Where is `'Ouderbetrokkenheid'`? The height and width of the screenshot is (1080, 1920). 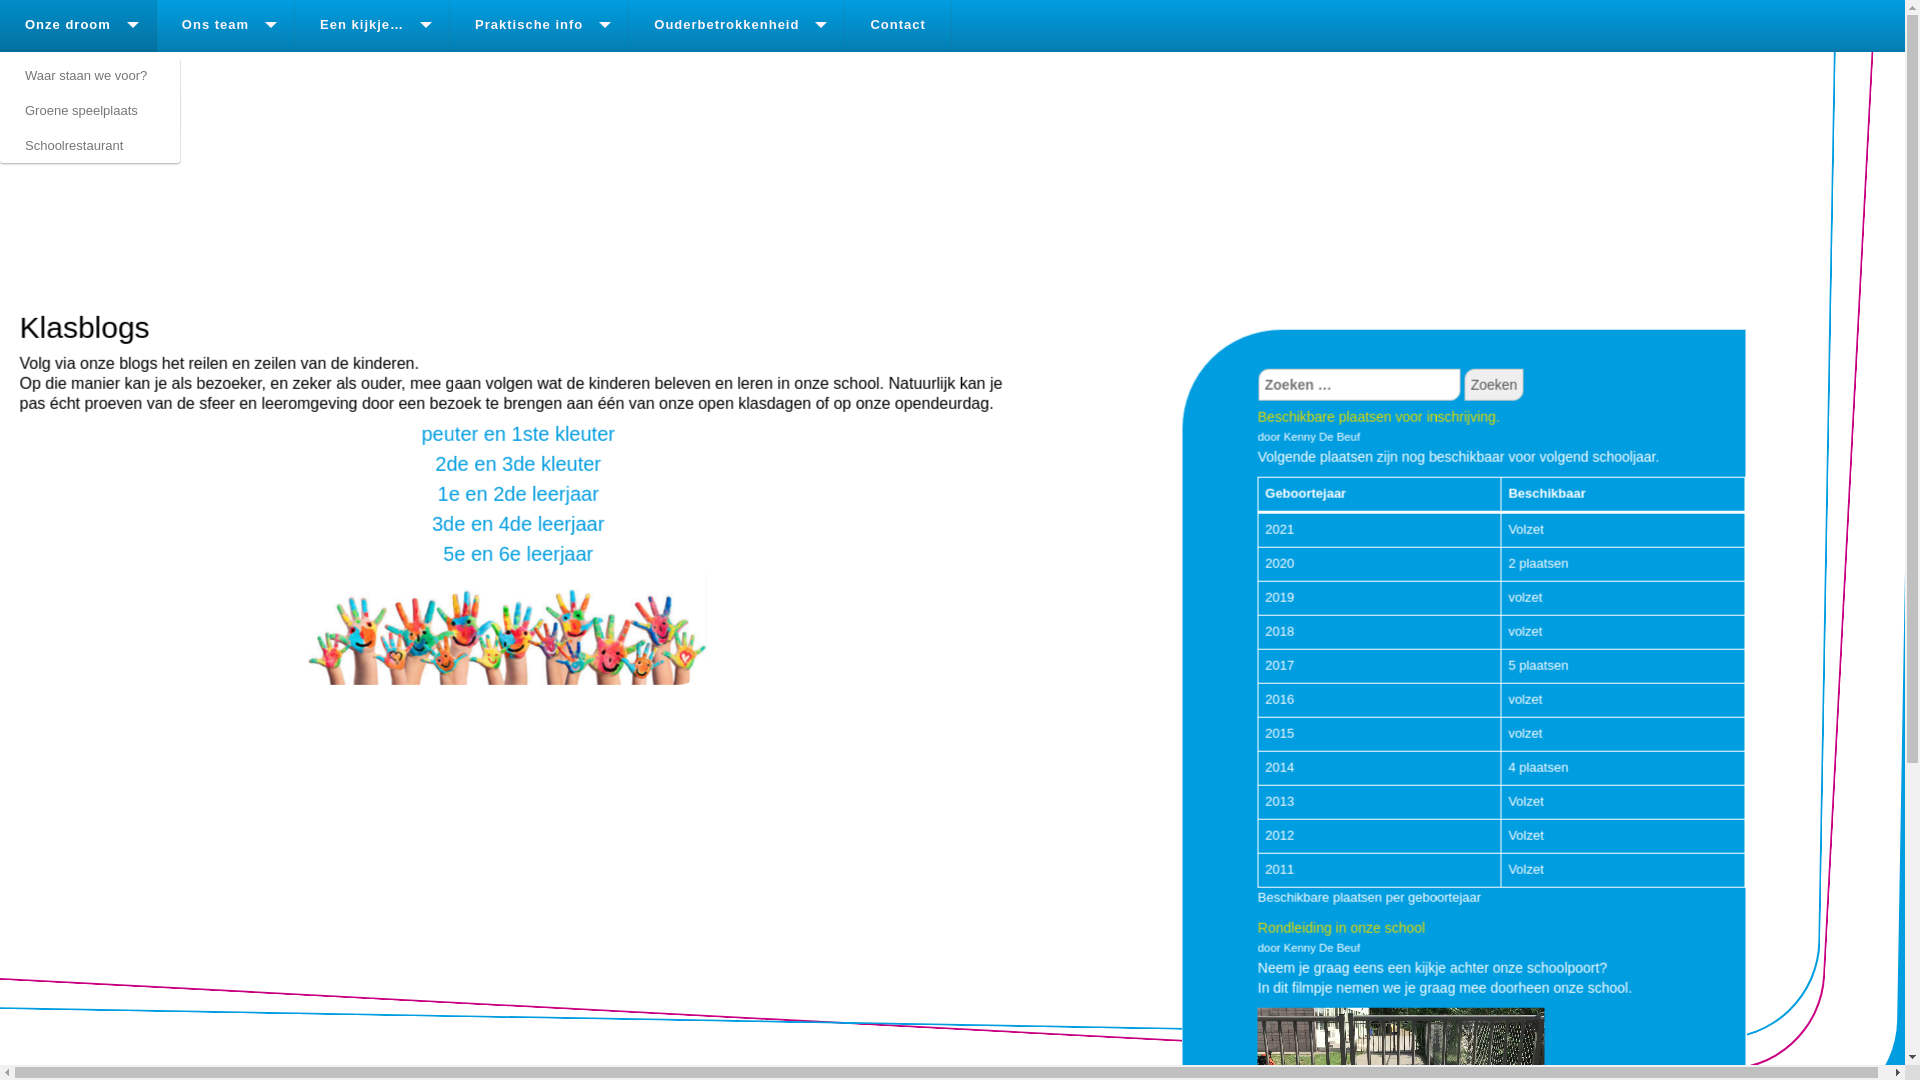
'Ouderbetrokkenheid' is located at coordinates (627, 26).